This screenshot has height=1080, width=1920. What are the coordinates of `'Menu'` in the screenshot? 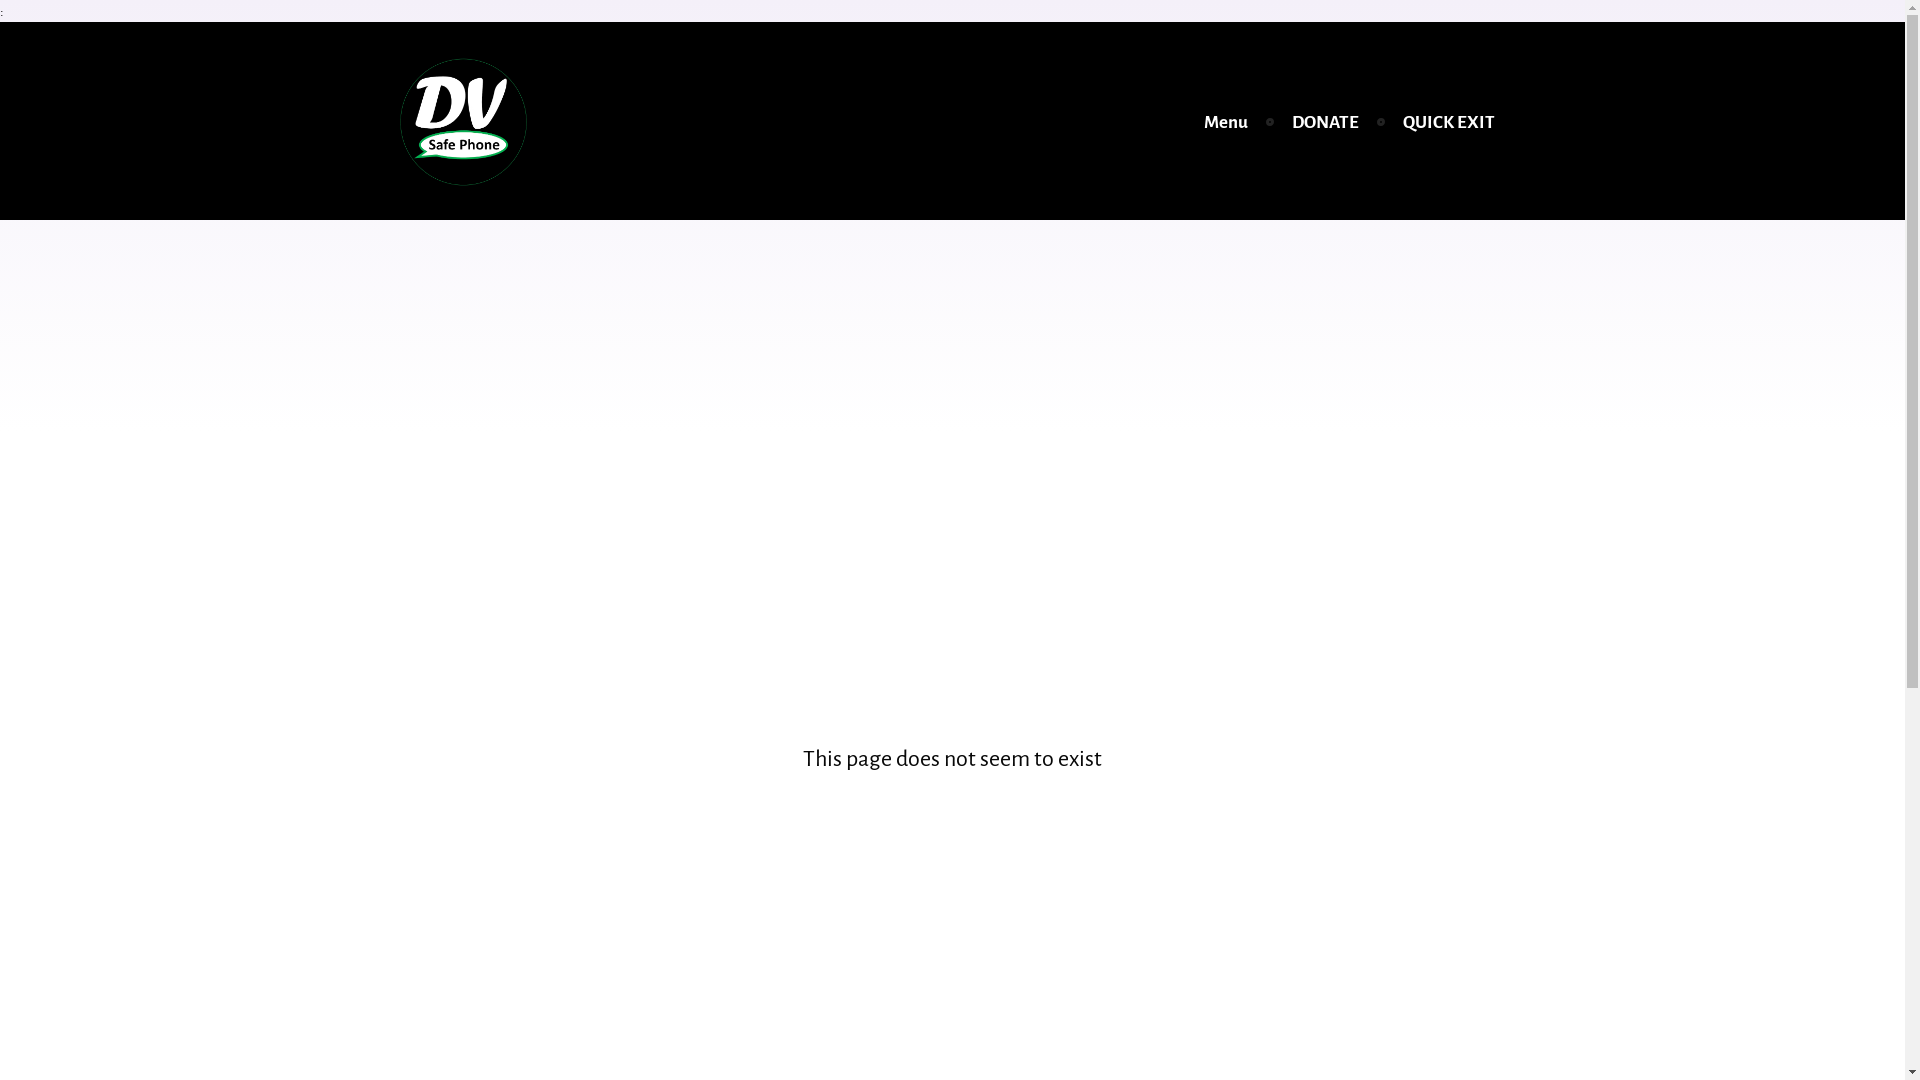 It's located at (1224, 122).